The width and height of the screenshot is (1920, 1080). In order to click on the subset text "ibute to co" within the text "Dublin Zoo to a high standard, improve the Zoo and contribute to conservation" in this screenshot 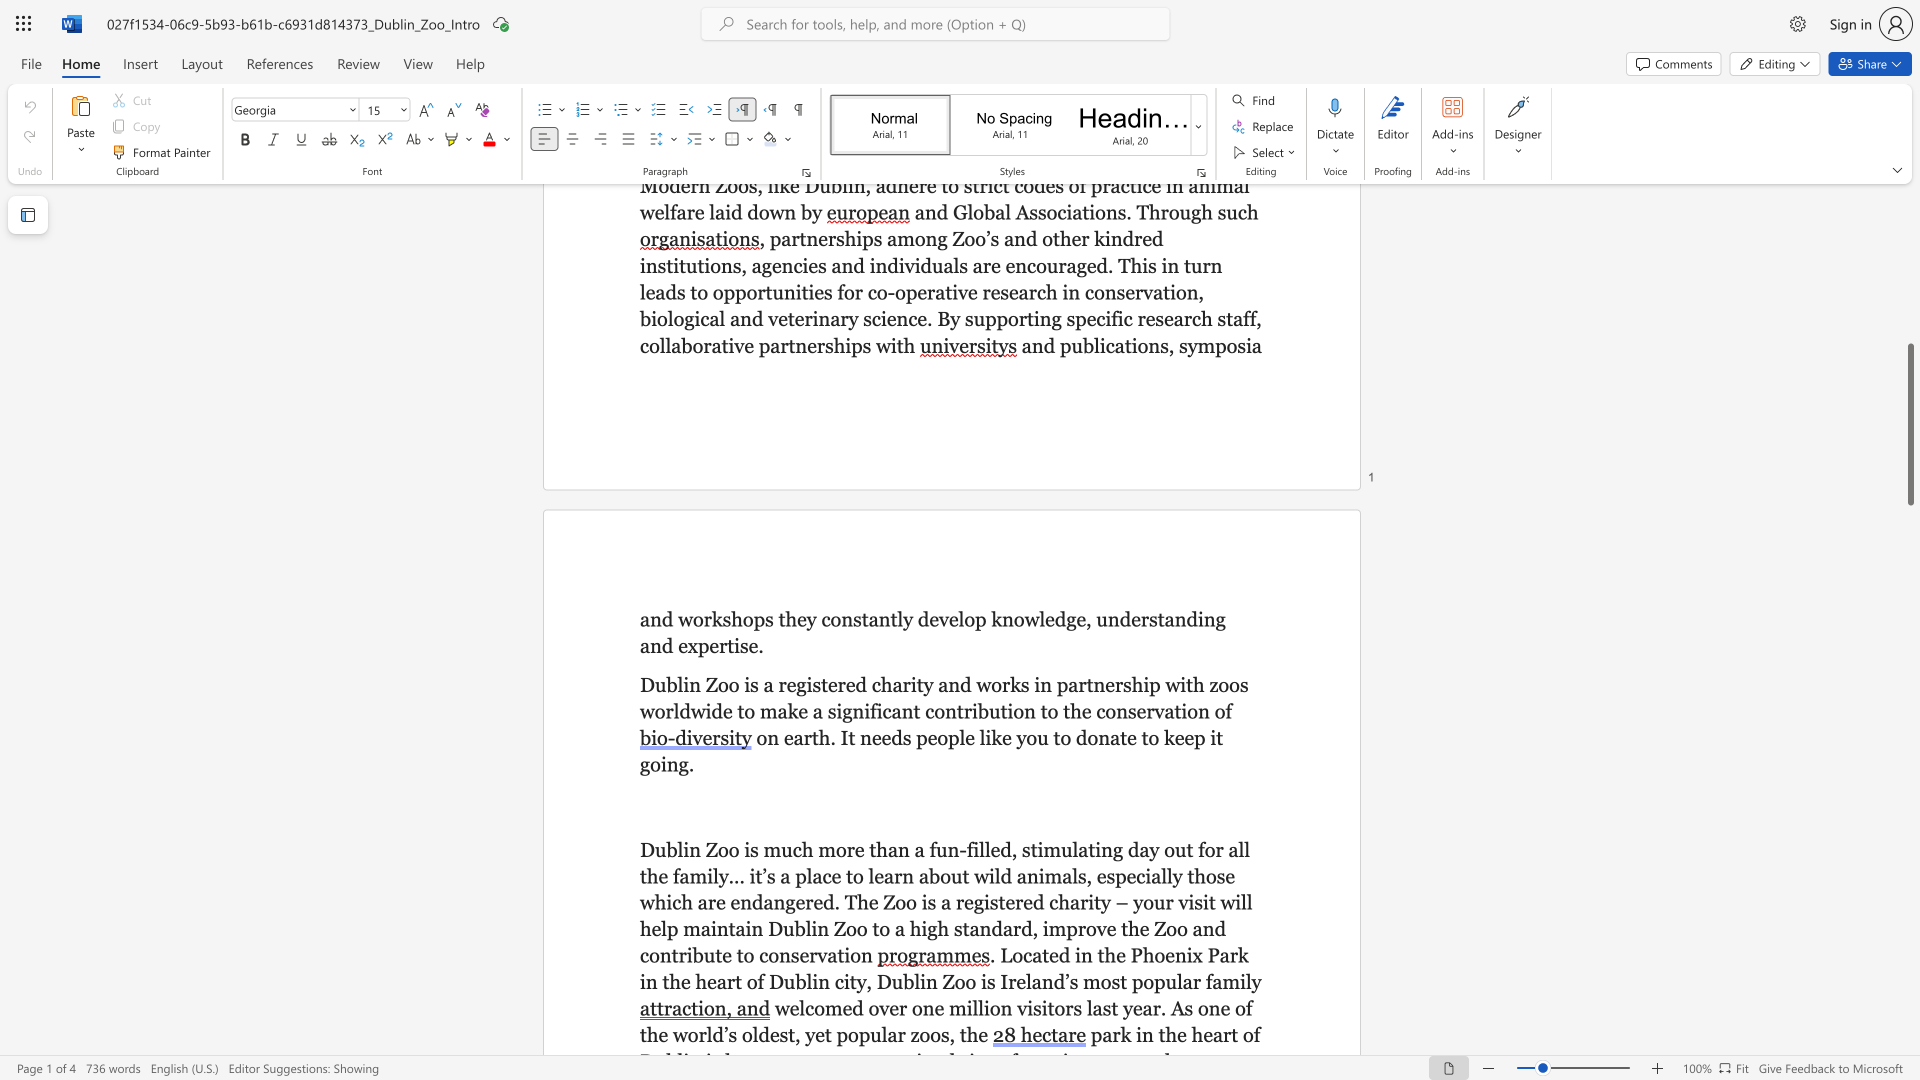, I will do `click(686, 954)`.